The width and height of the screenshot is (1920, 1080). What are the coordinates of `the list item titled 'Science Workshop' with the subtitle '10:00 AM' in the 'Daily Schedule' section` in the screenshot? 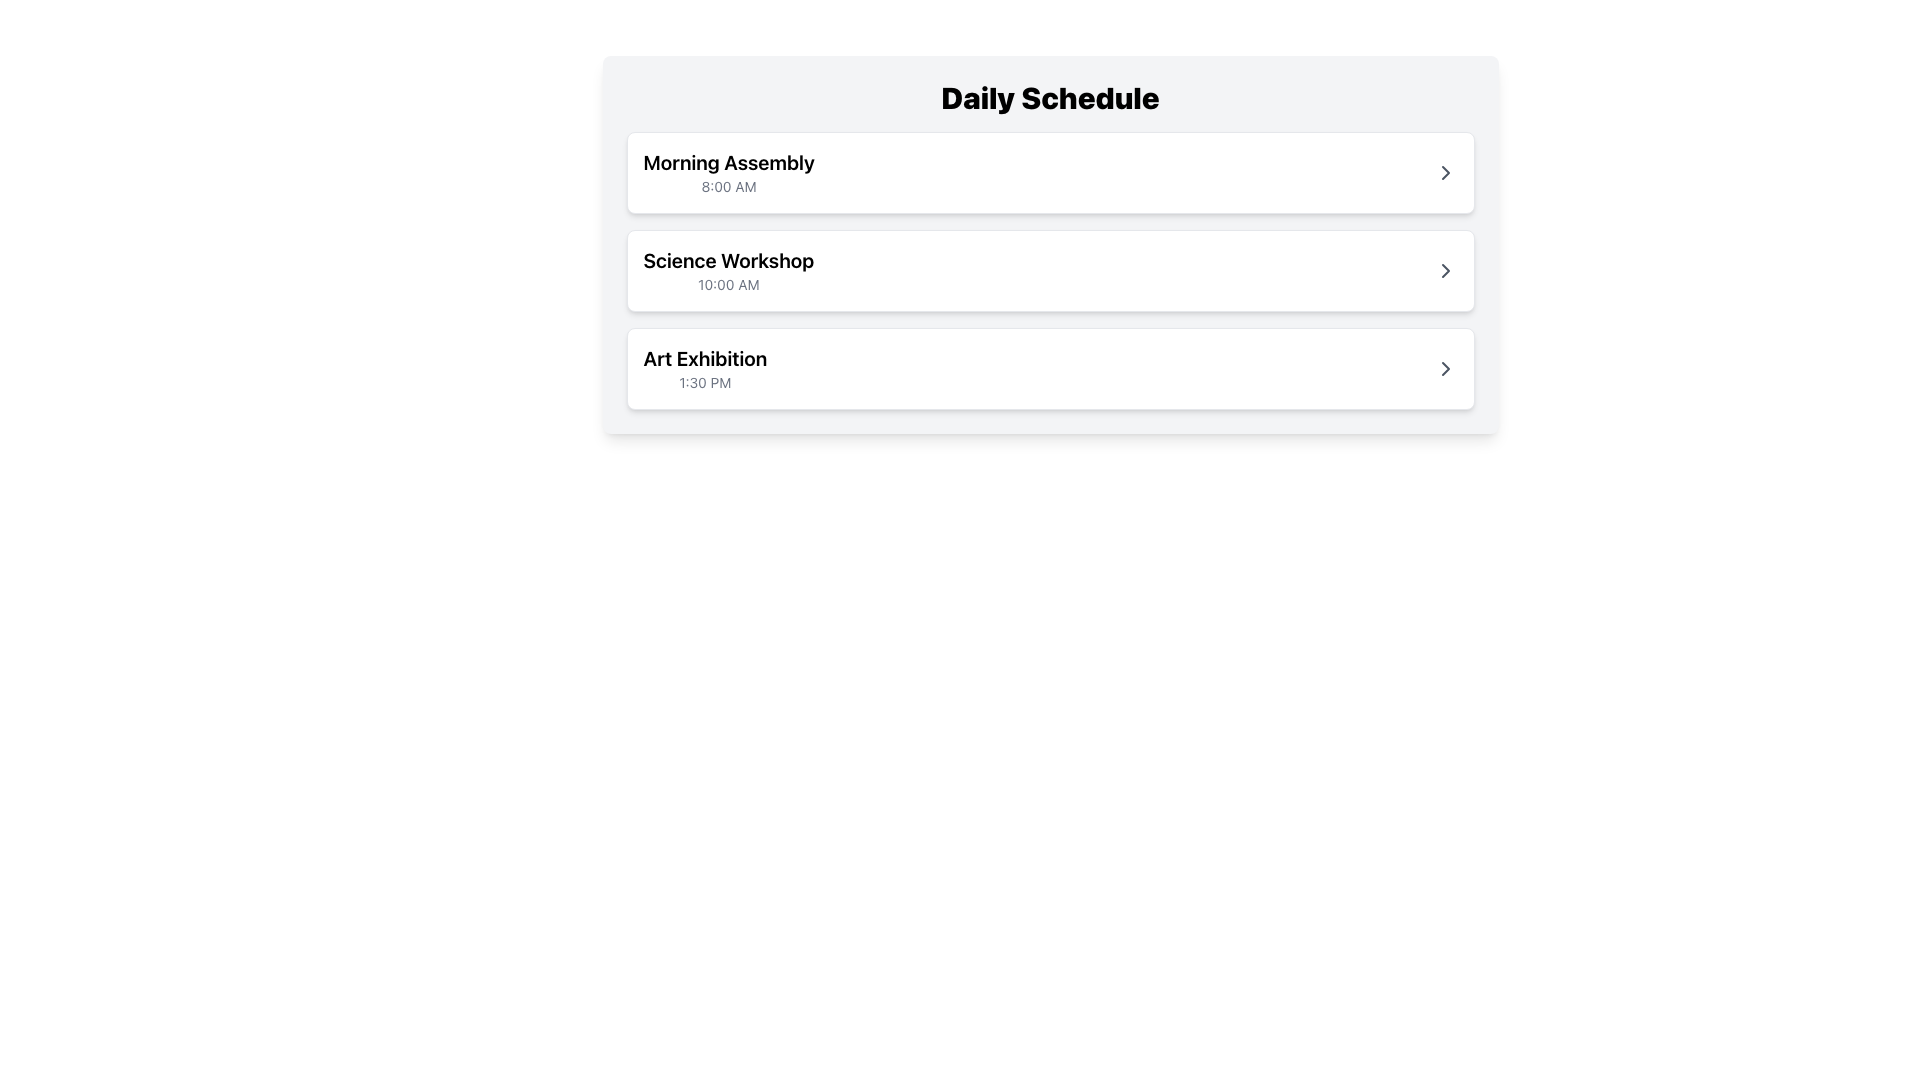 It's located at (1049, 270).